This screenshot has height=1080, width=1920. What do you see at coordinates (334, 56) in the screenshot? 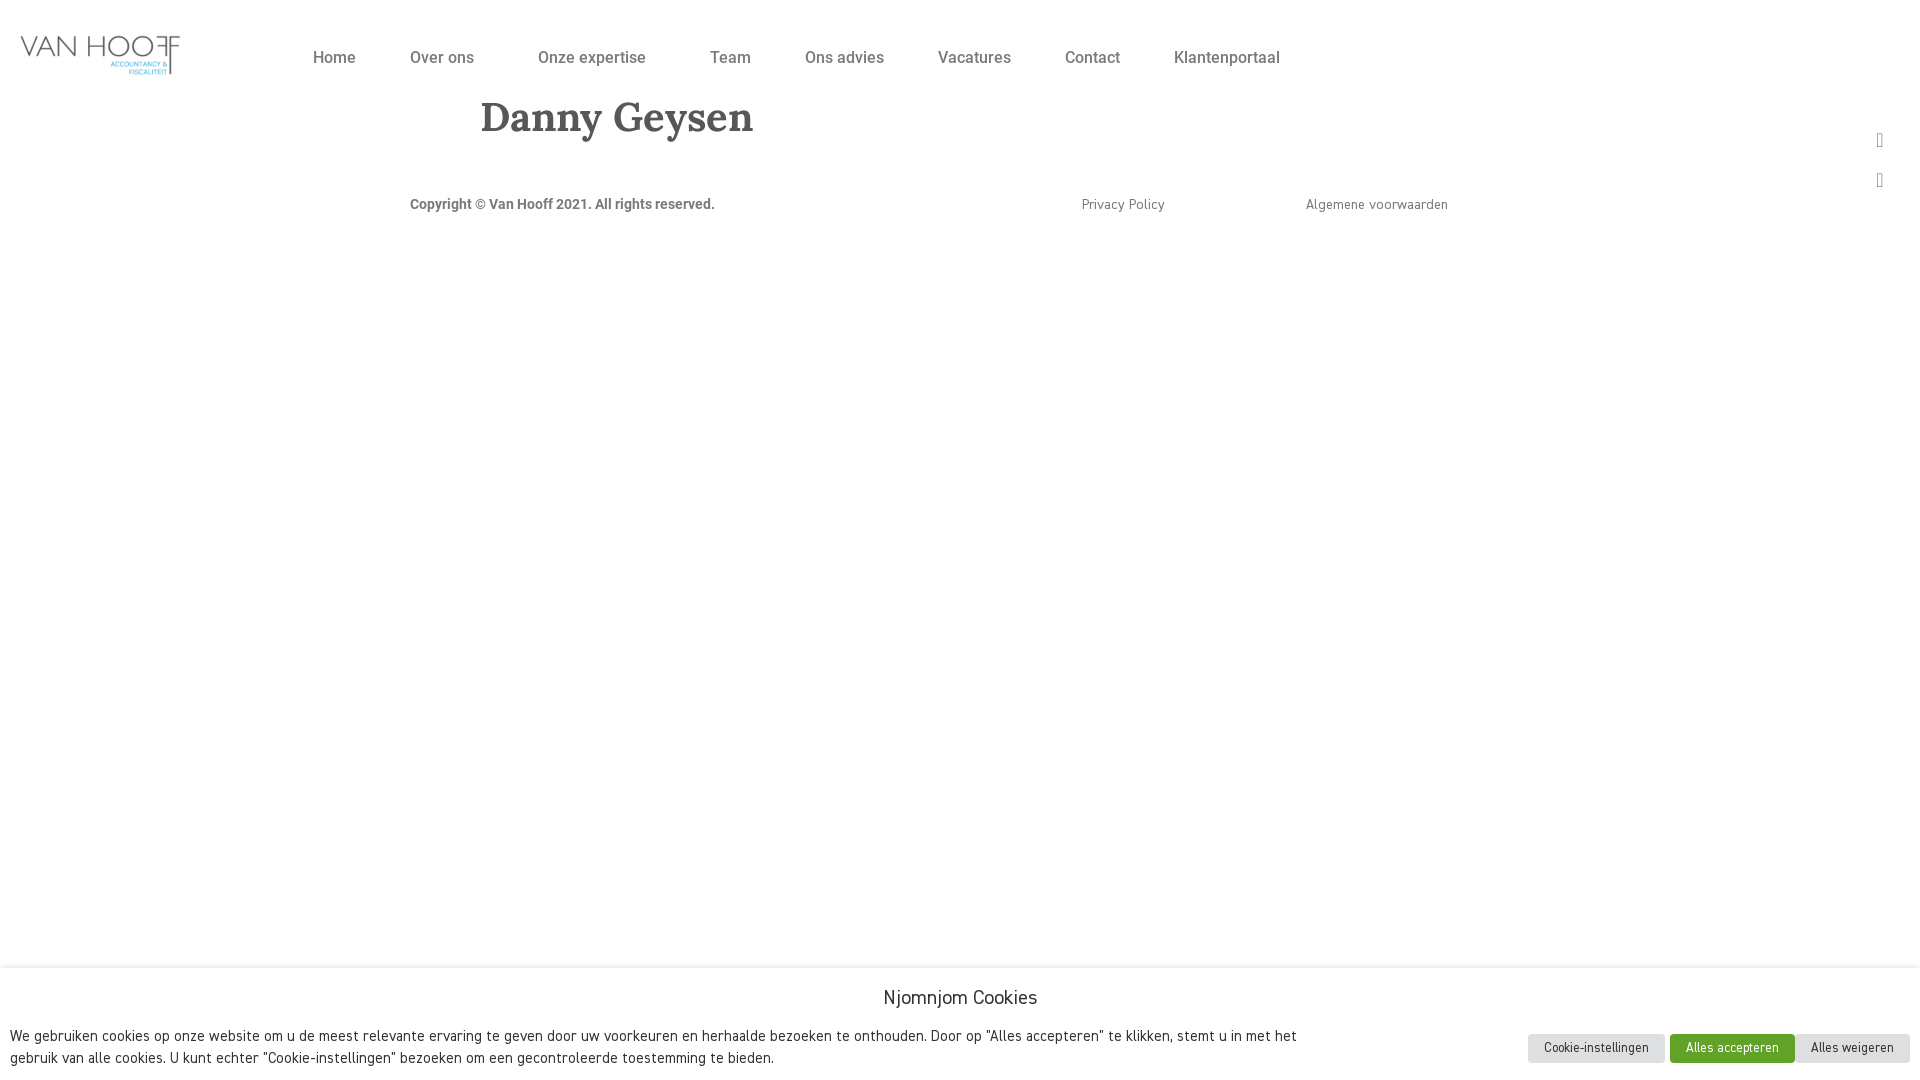
I see `'Home'` at bounding box center [334, 56].